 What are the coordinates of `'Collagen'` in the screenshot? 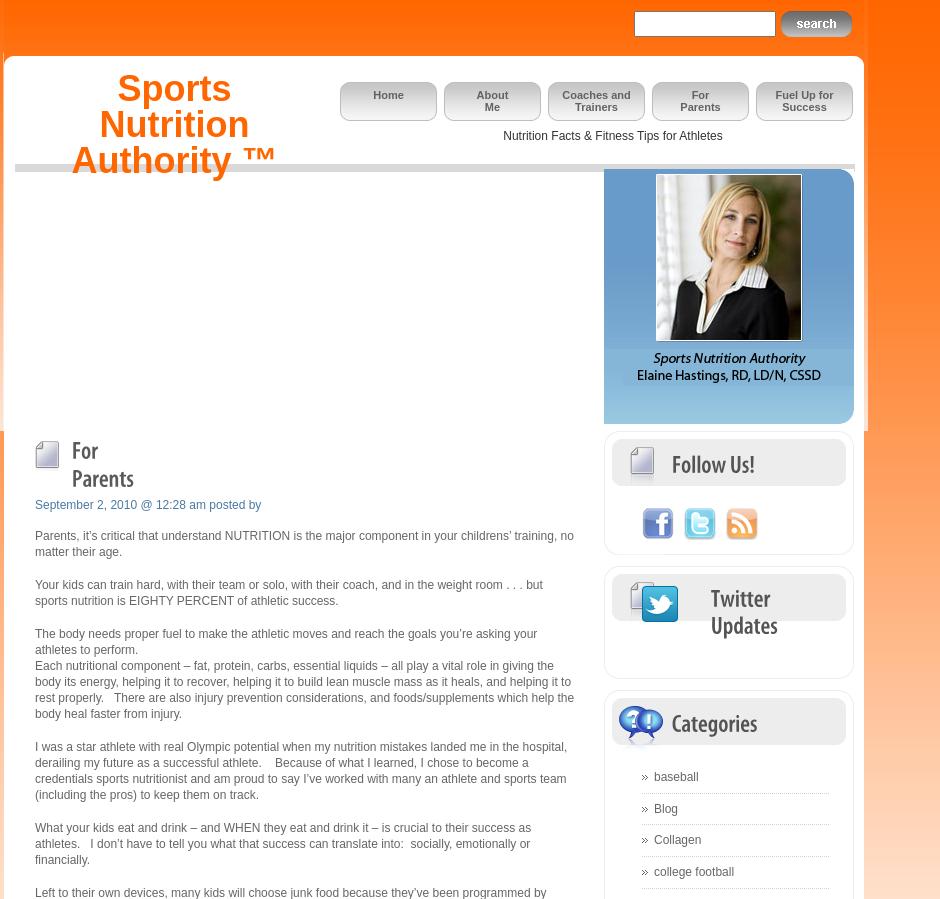 It's located at (676, 840).